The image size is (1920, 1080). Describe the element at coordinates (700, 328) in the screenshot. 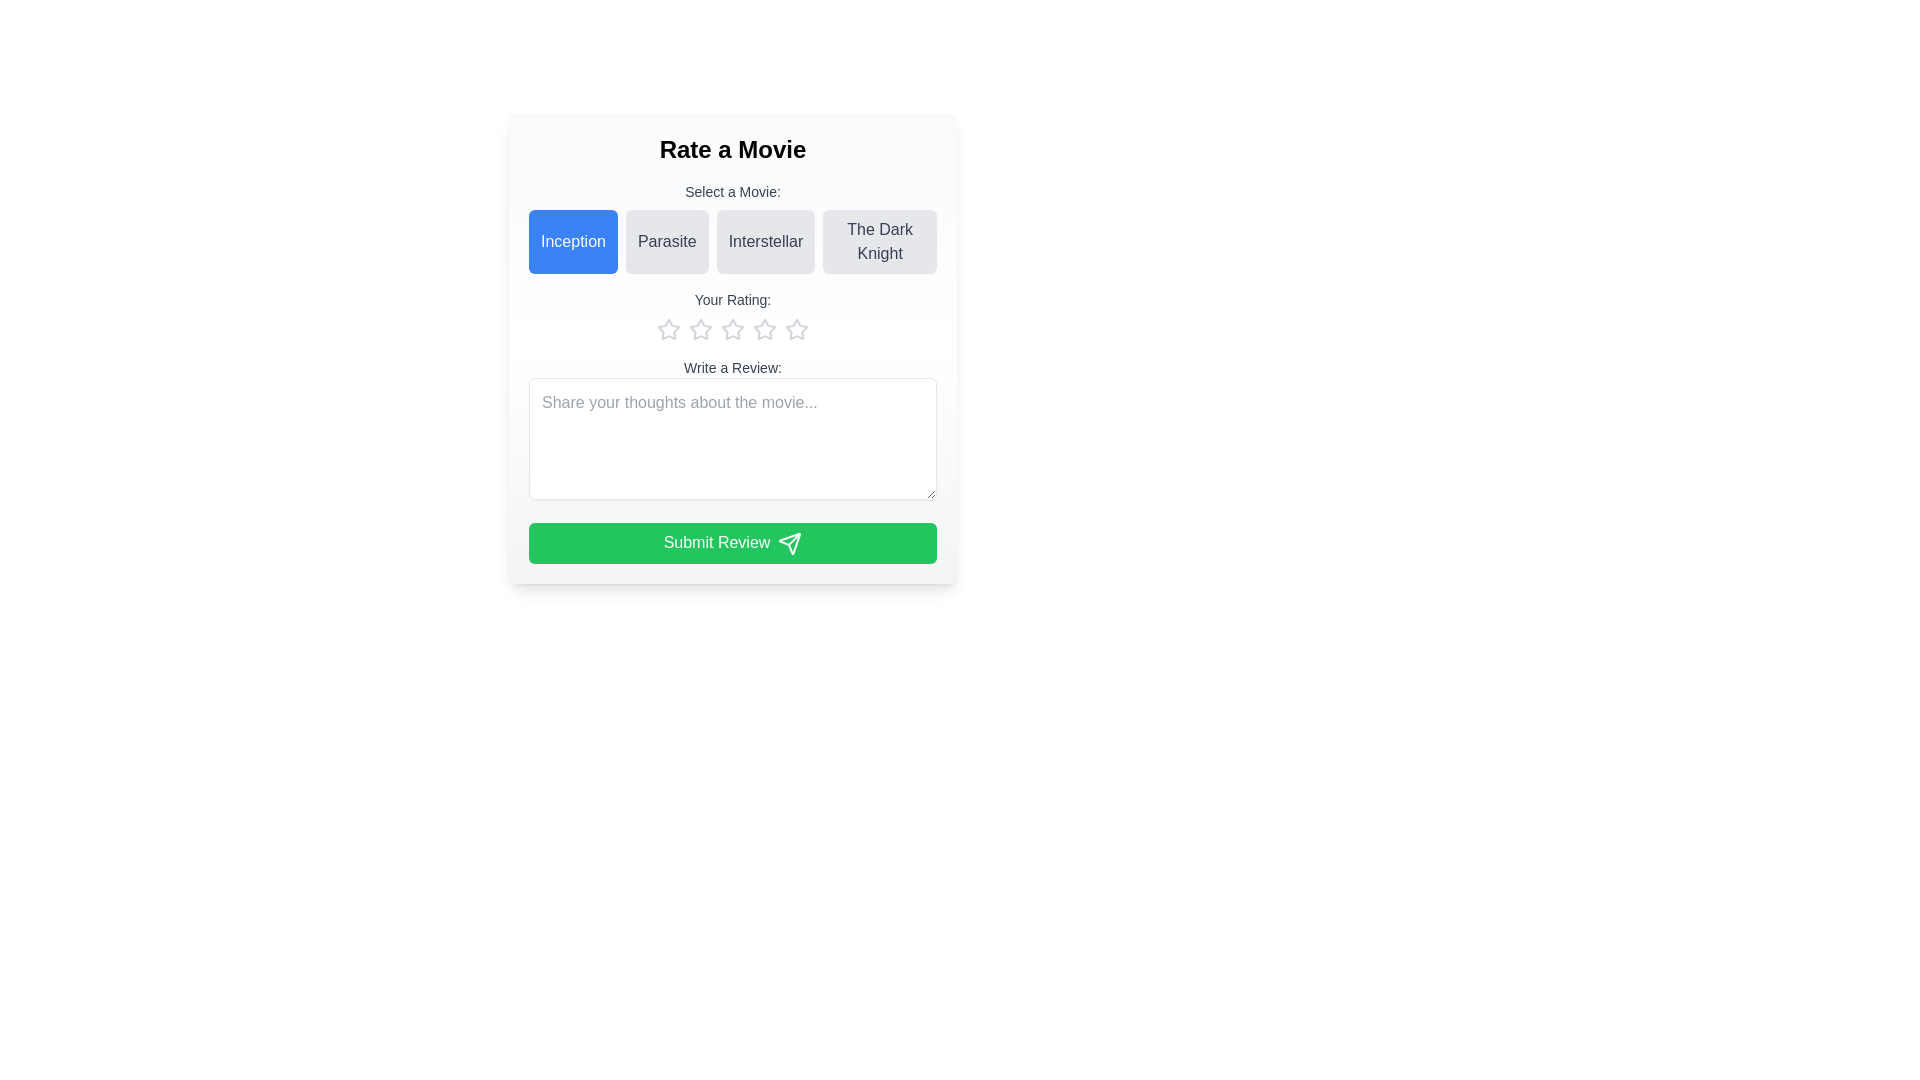

I see `the second star icon in the five-star rating system` at that location.